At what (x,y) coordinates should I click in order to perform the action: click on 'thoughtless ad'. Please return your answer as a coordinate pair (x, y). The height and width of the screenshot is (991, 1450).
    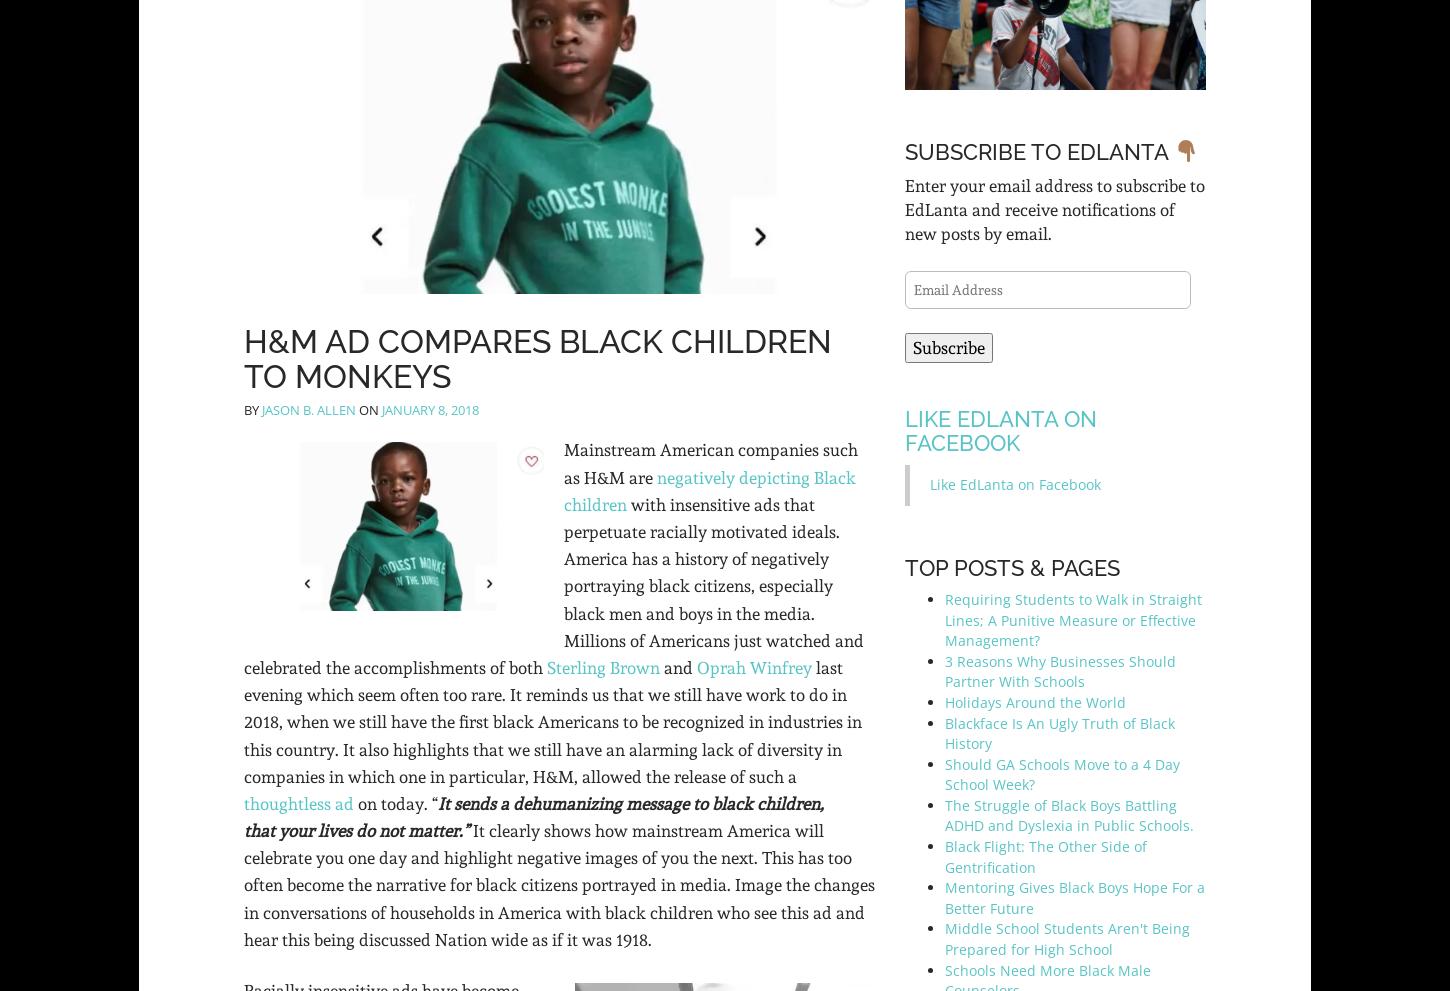
    Looking at the image, I should click on (298, 803).